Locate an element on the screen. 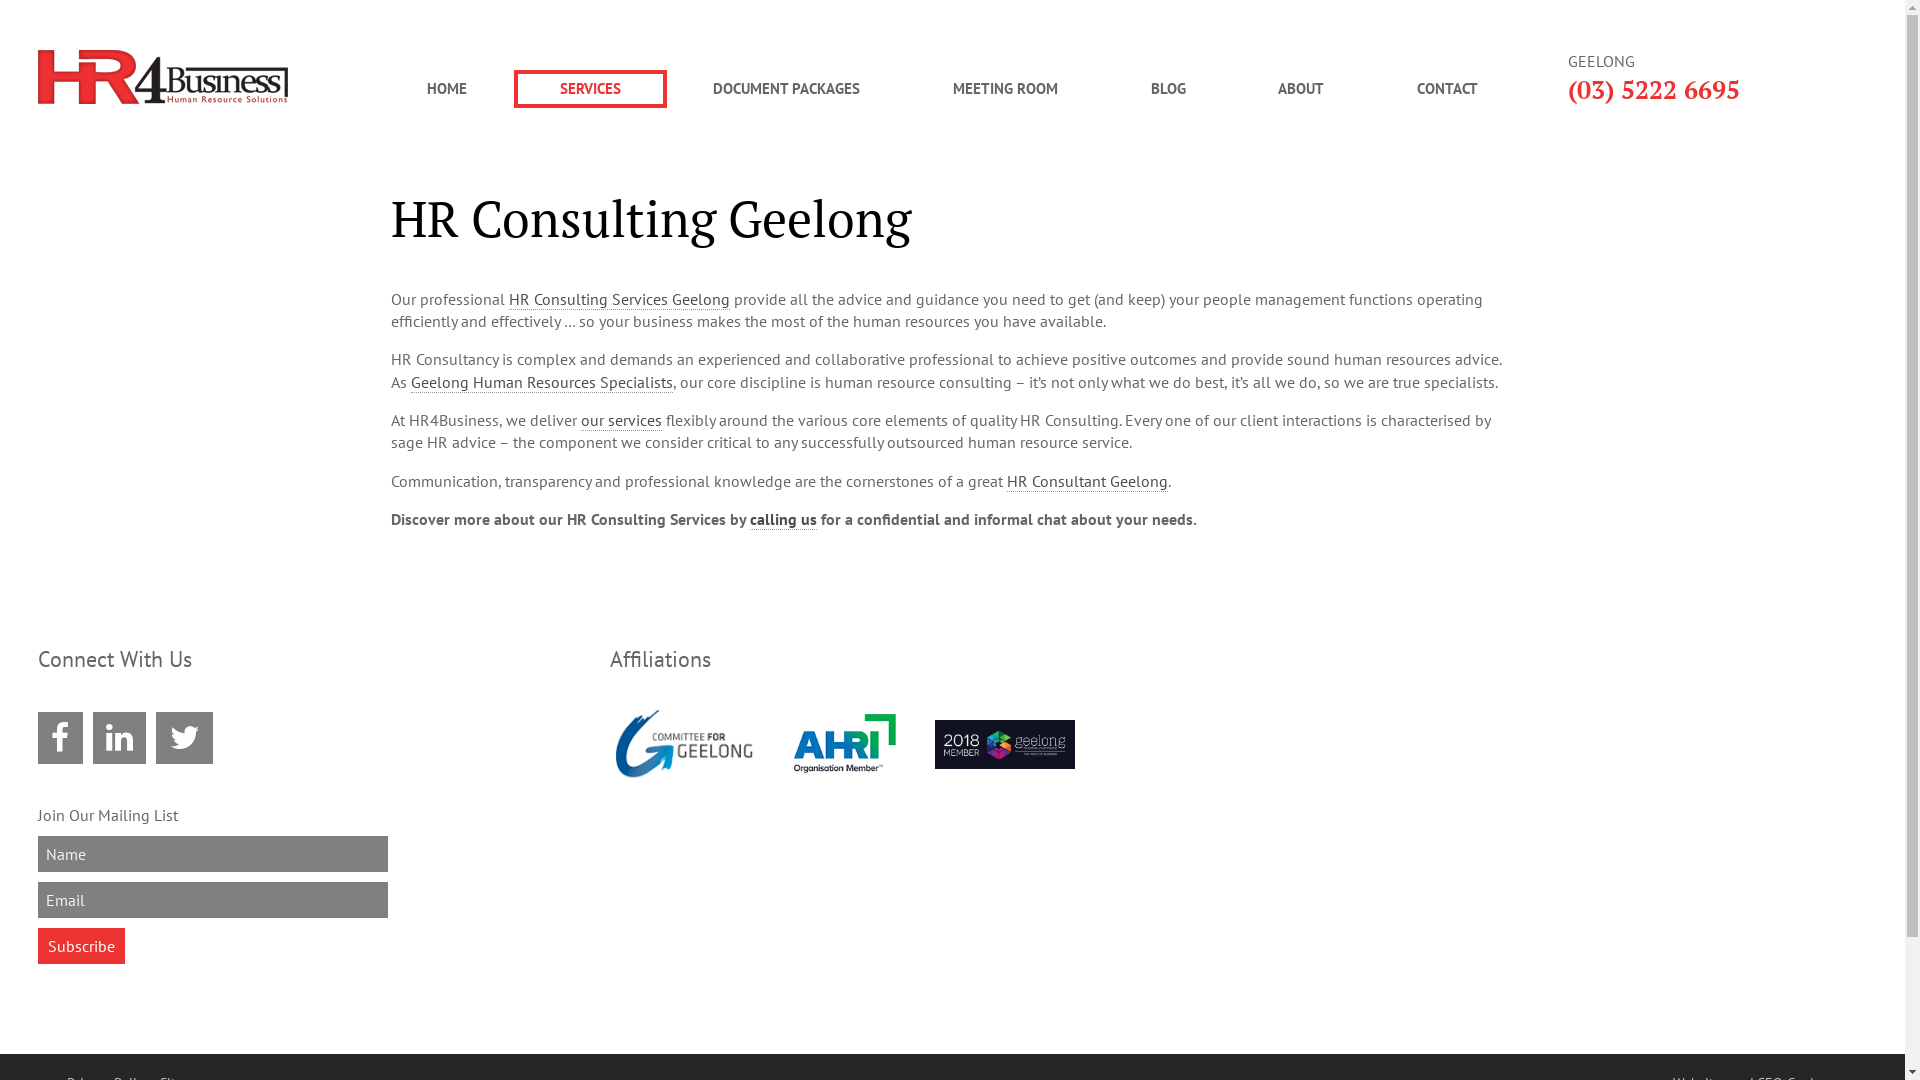  'Geelong Human Resources Specialists' is located at coordinates (542, 382).